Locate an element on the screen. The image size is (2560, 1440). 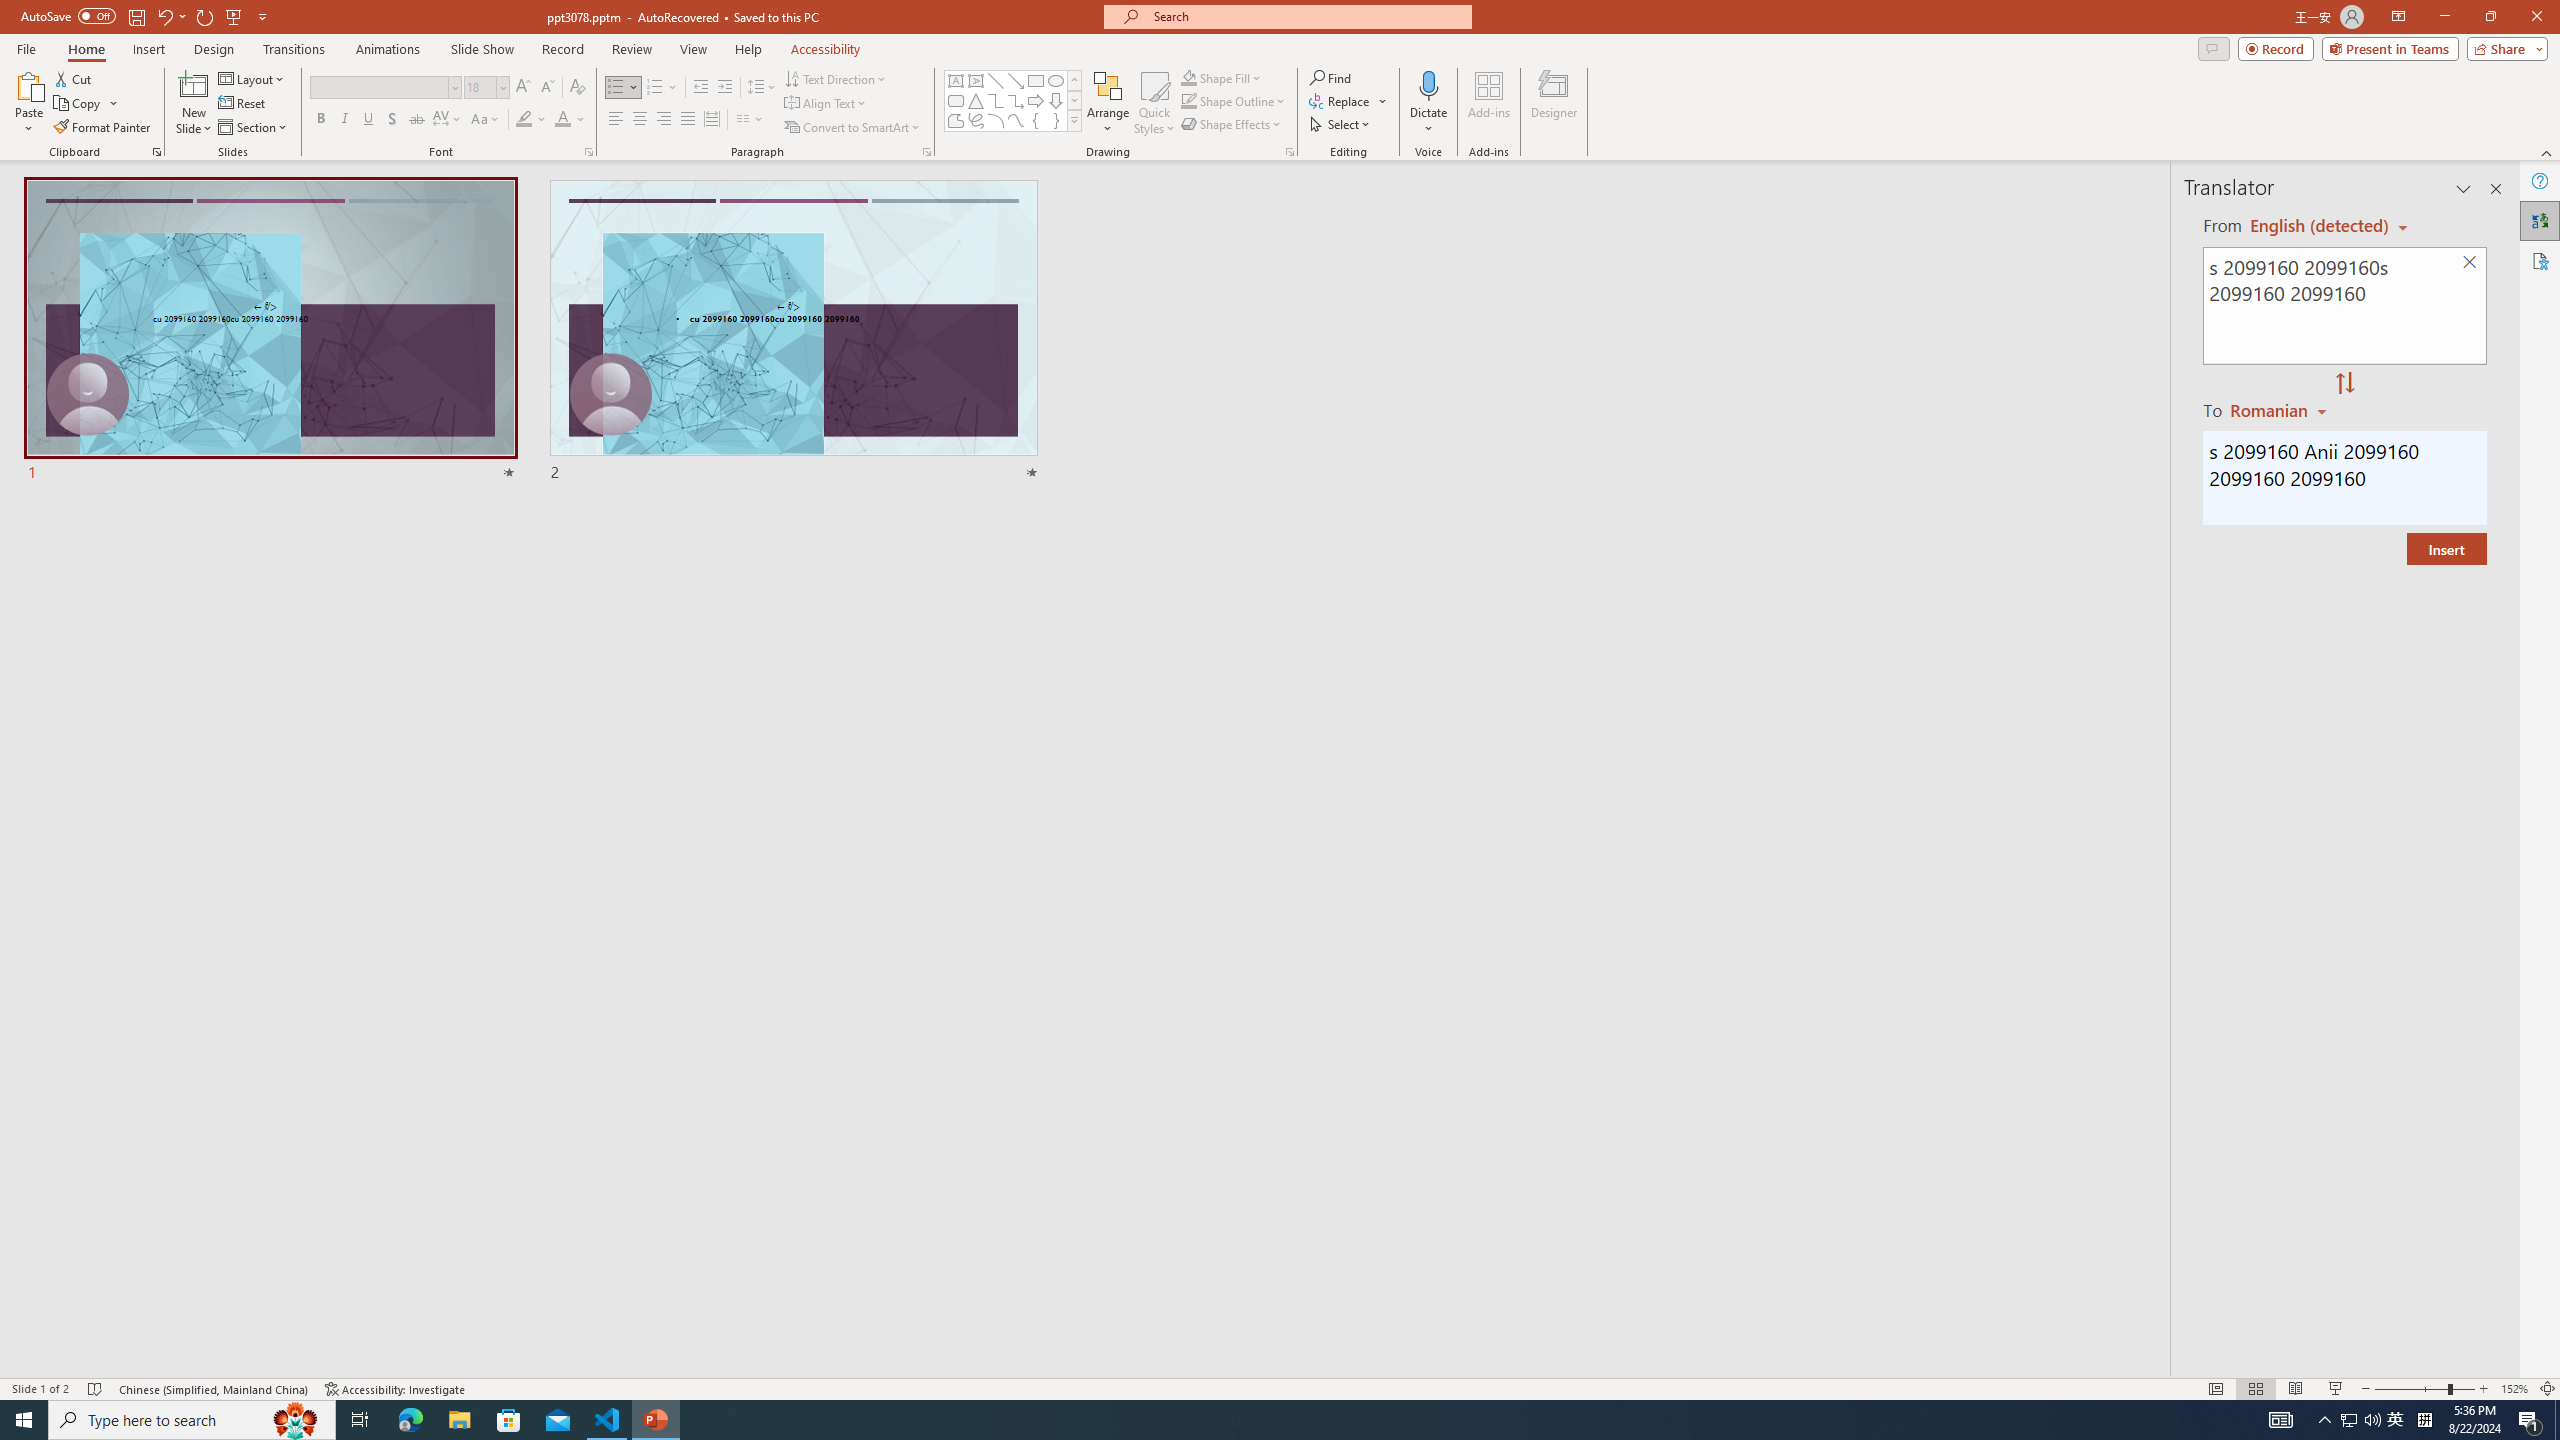
'Left Brace' is located at coordinates (1035, 119).